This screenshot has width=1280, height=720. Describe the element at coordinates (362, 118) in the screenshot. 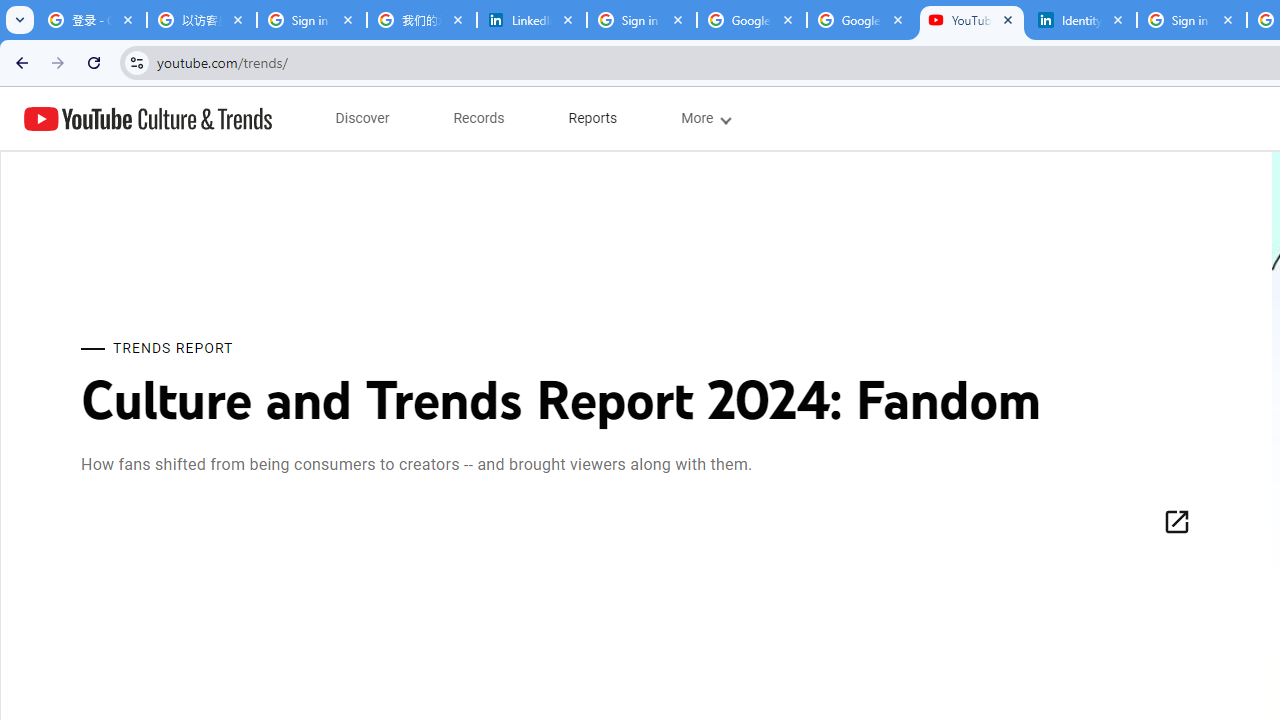

I see `'subnav-Discover menupopup'` at that location.